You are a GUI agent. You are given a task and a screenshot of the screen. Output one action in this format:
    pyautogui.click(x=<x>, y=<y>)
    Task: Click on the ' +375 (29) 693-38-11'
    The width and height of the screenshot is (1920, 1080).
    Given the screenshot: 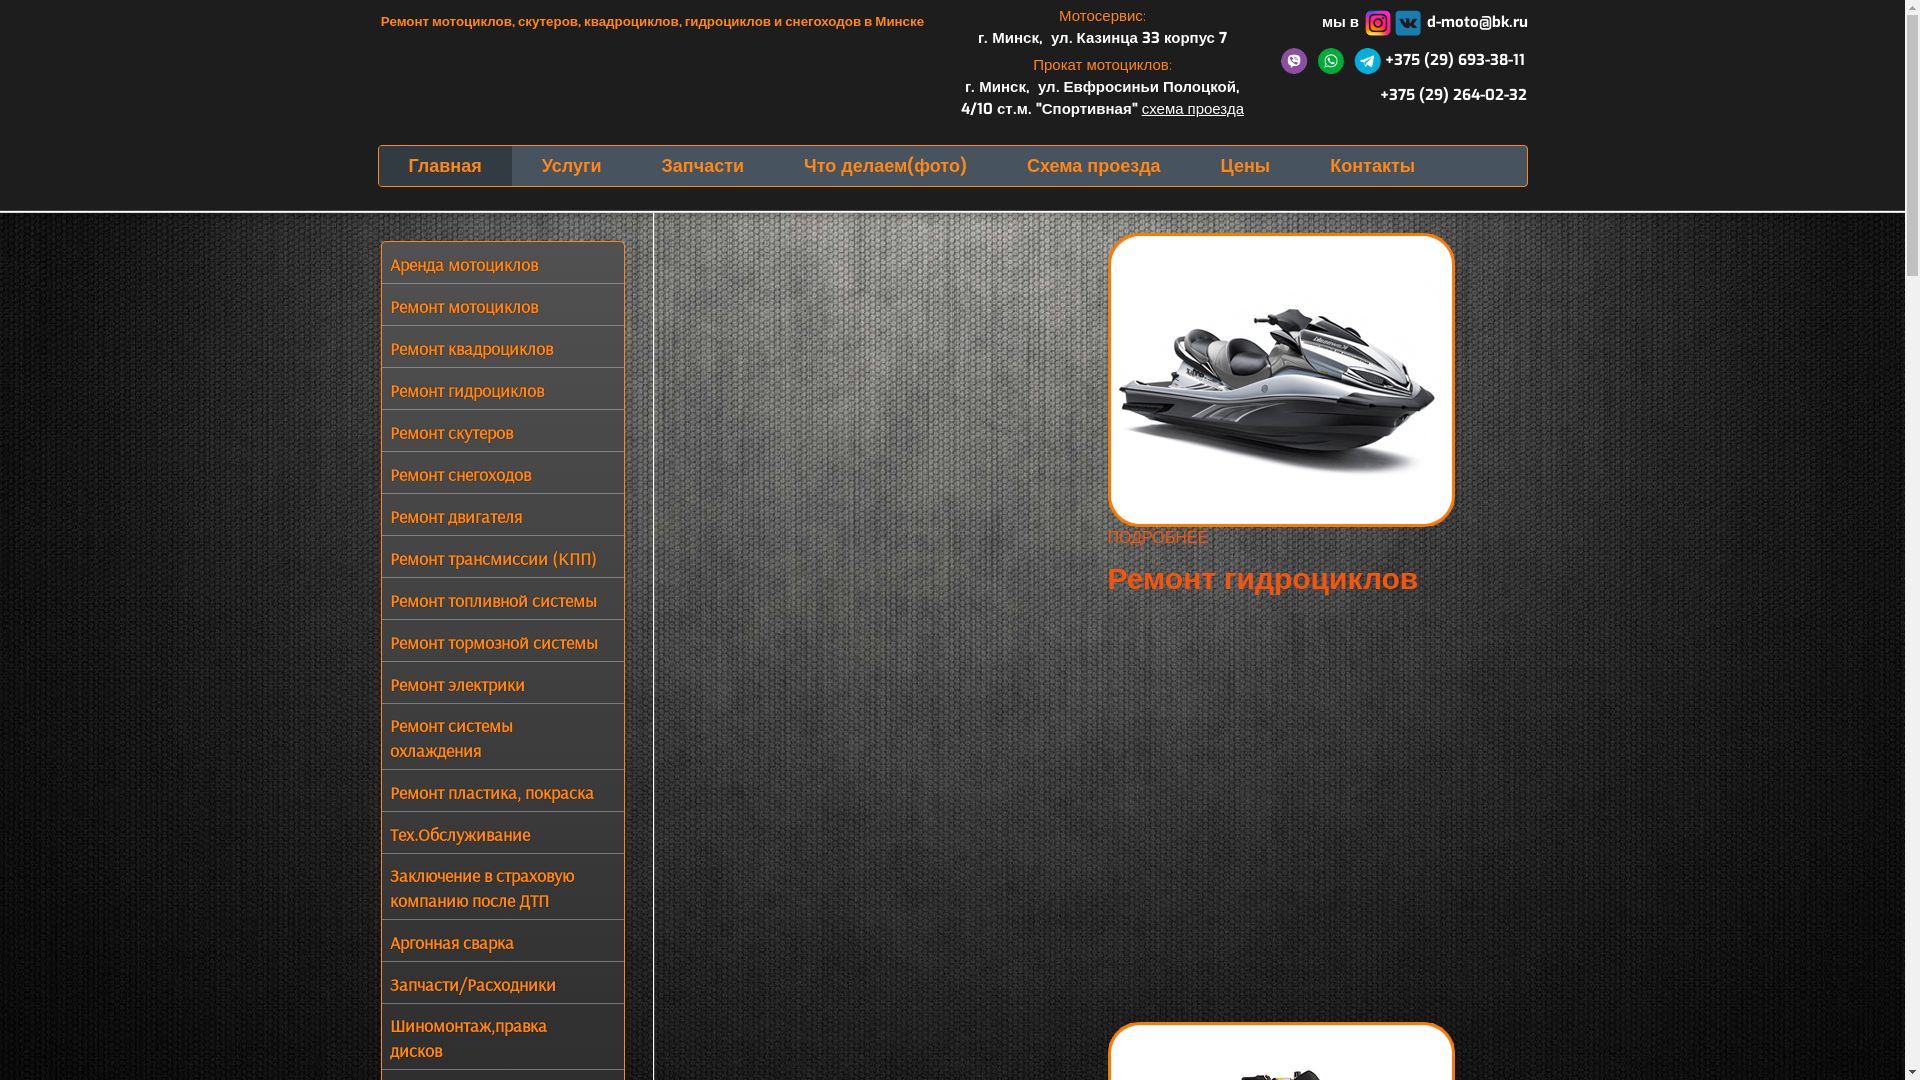 What is the action you would take?
    pyautogui.click(x=1400, y=59)
    